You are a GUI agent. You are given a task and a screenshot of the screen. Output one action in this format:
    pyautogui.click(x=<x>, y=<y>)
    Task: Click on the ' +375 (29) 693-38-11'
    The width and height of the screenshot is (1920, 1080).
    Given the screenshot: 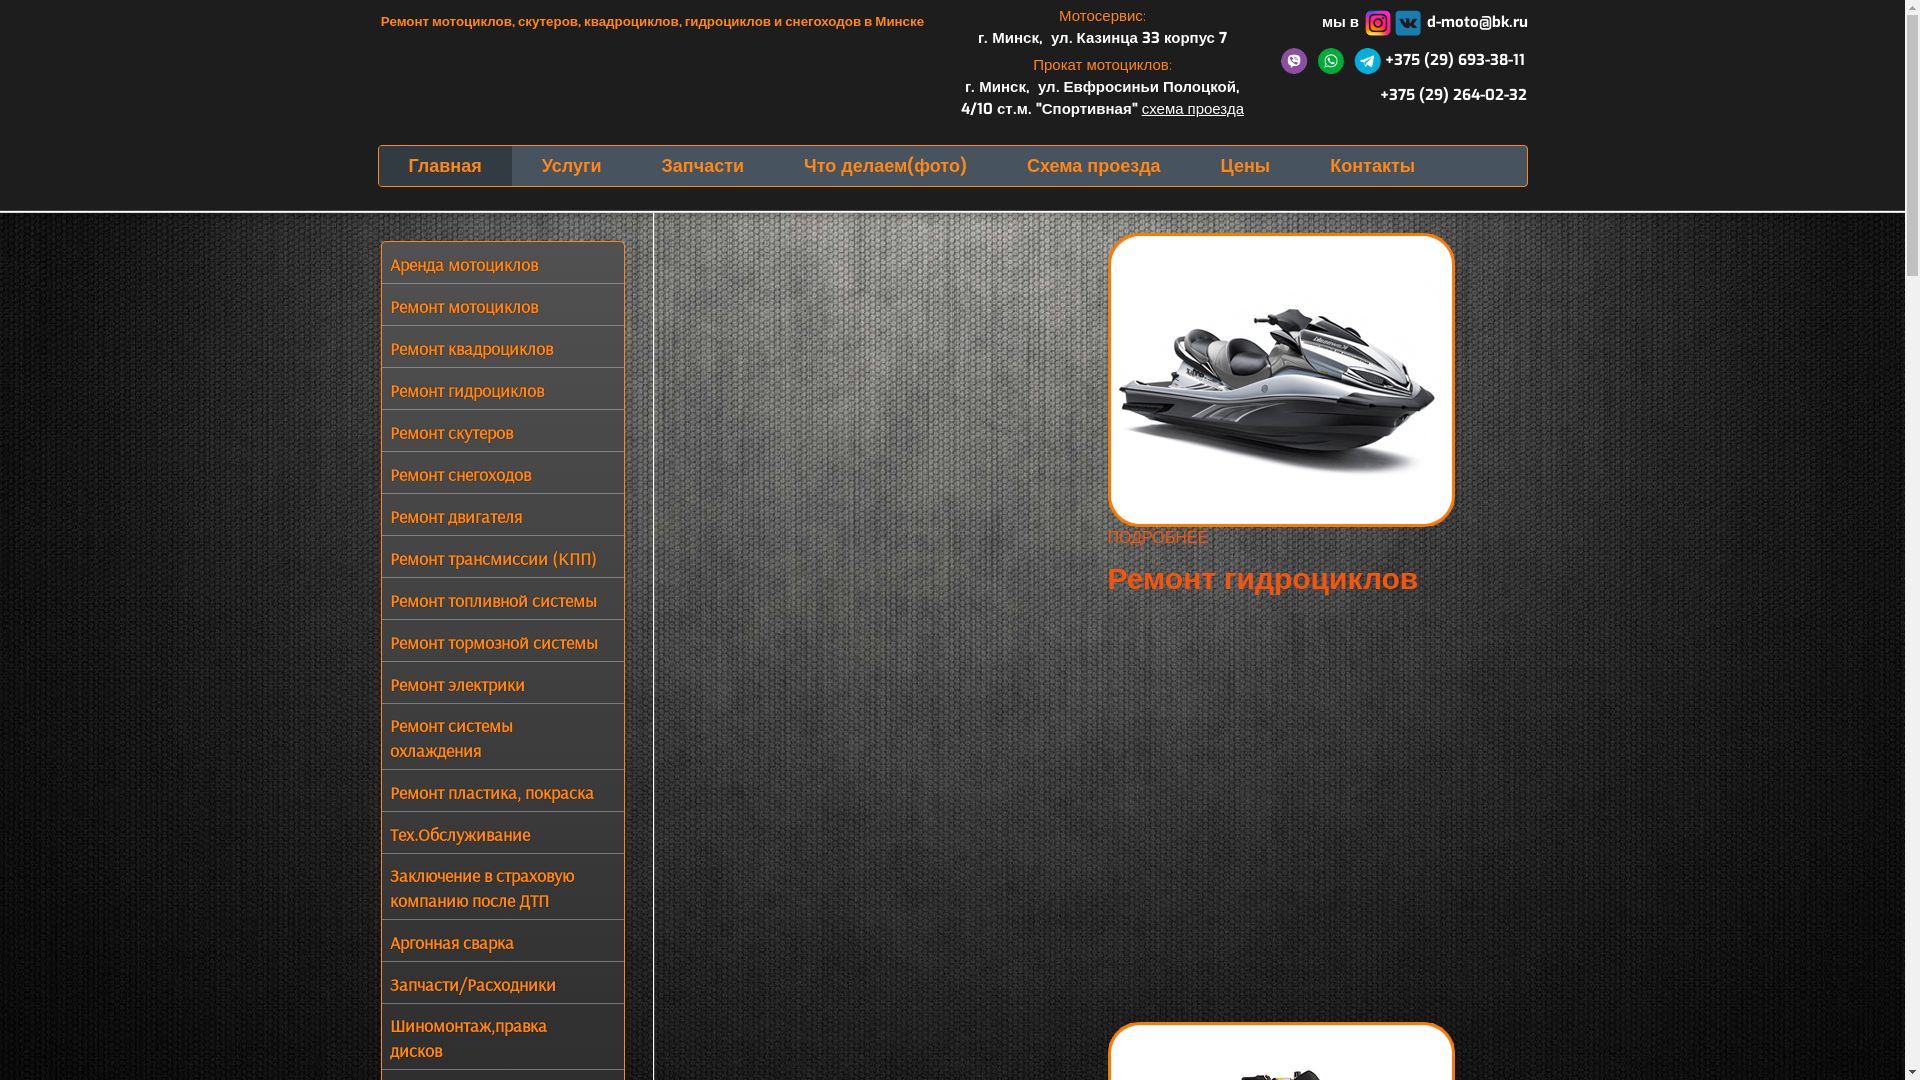 What is the action you would take?
    pyautogui.click(x=1400, y=59)
    